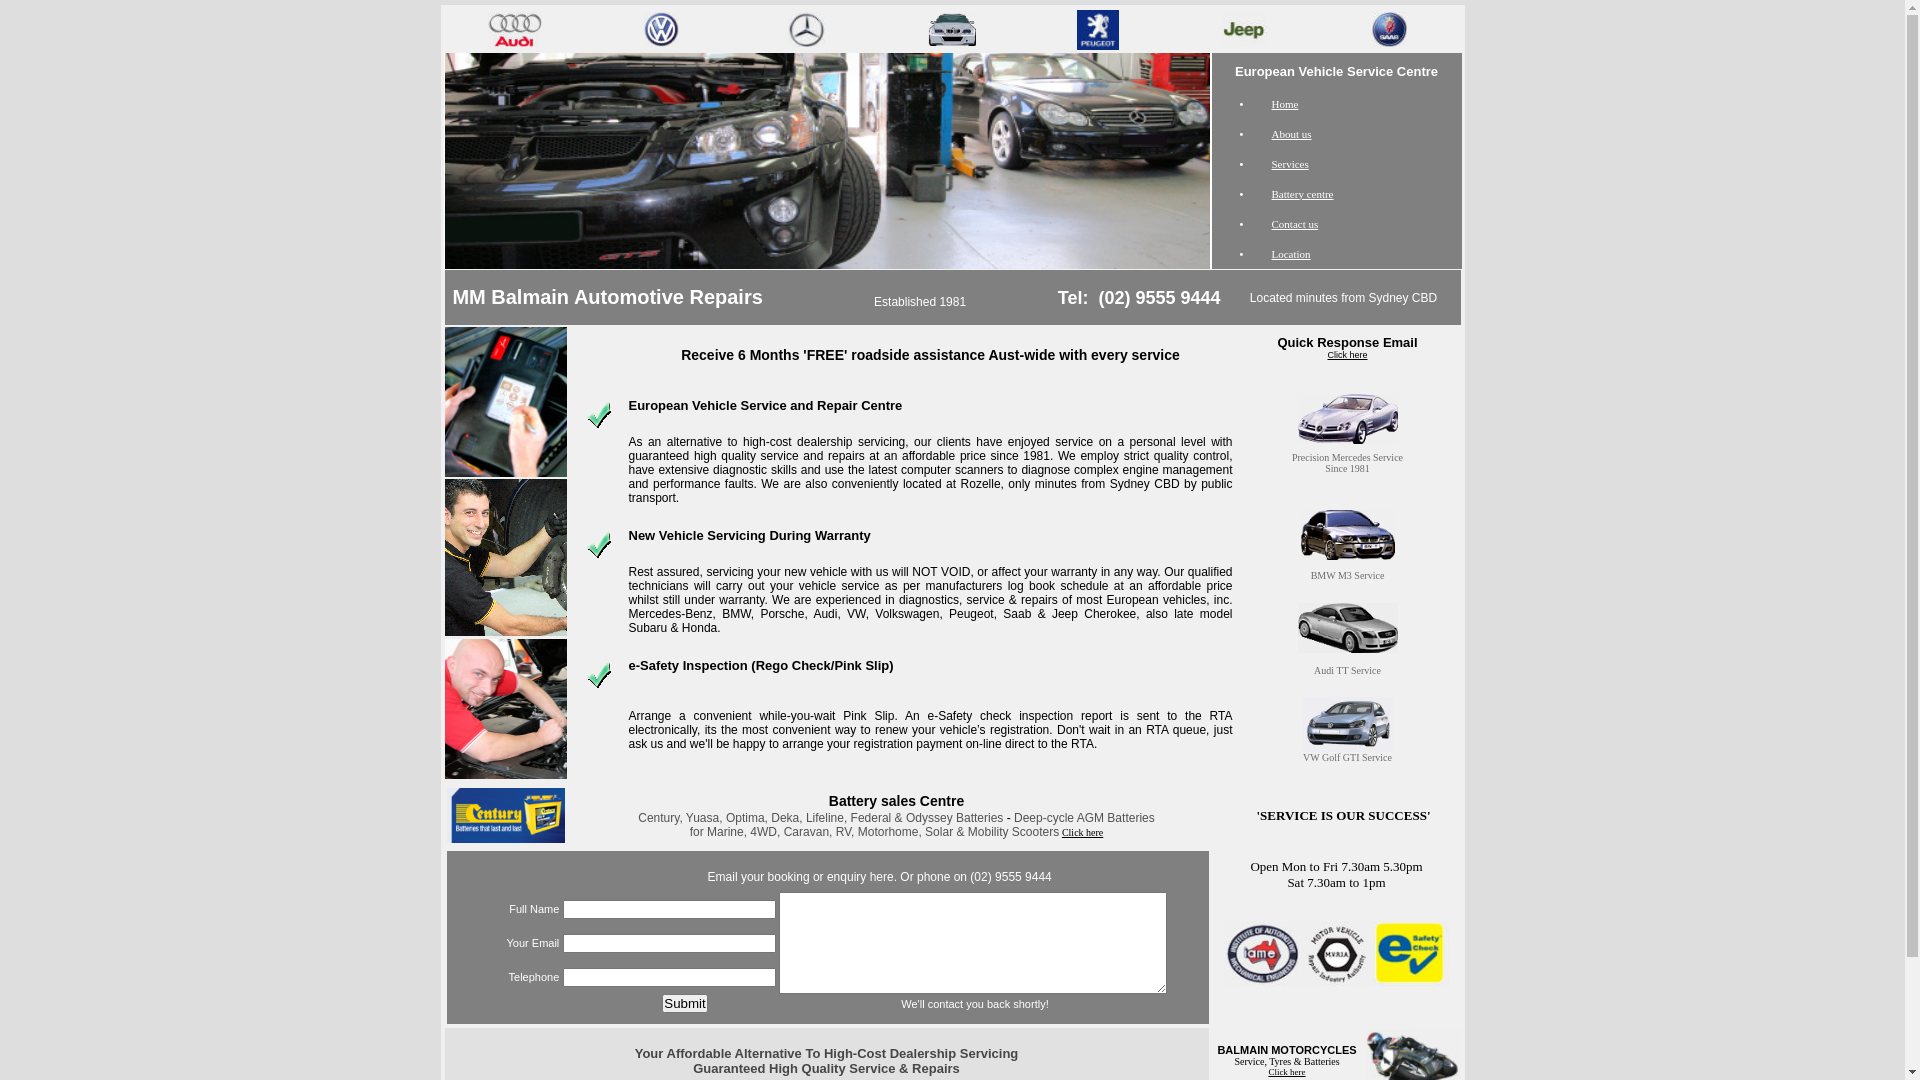  I want to click on 'e-Safety Inspection (Rego Check/Pink Slip)', so click(627, 666).